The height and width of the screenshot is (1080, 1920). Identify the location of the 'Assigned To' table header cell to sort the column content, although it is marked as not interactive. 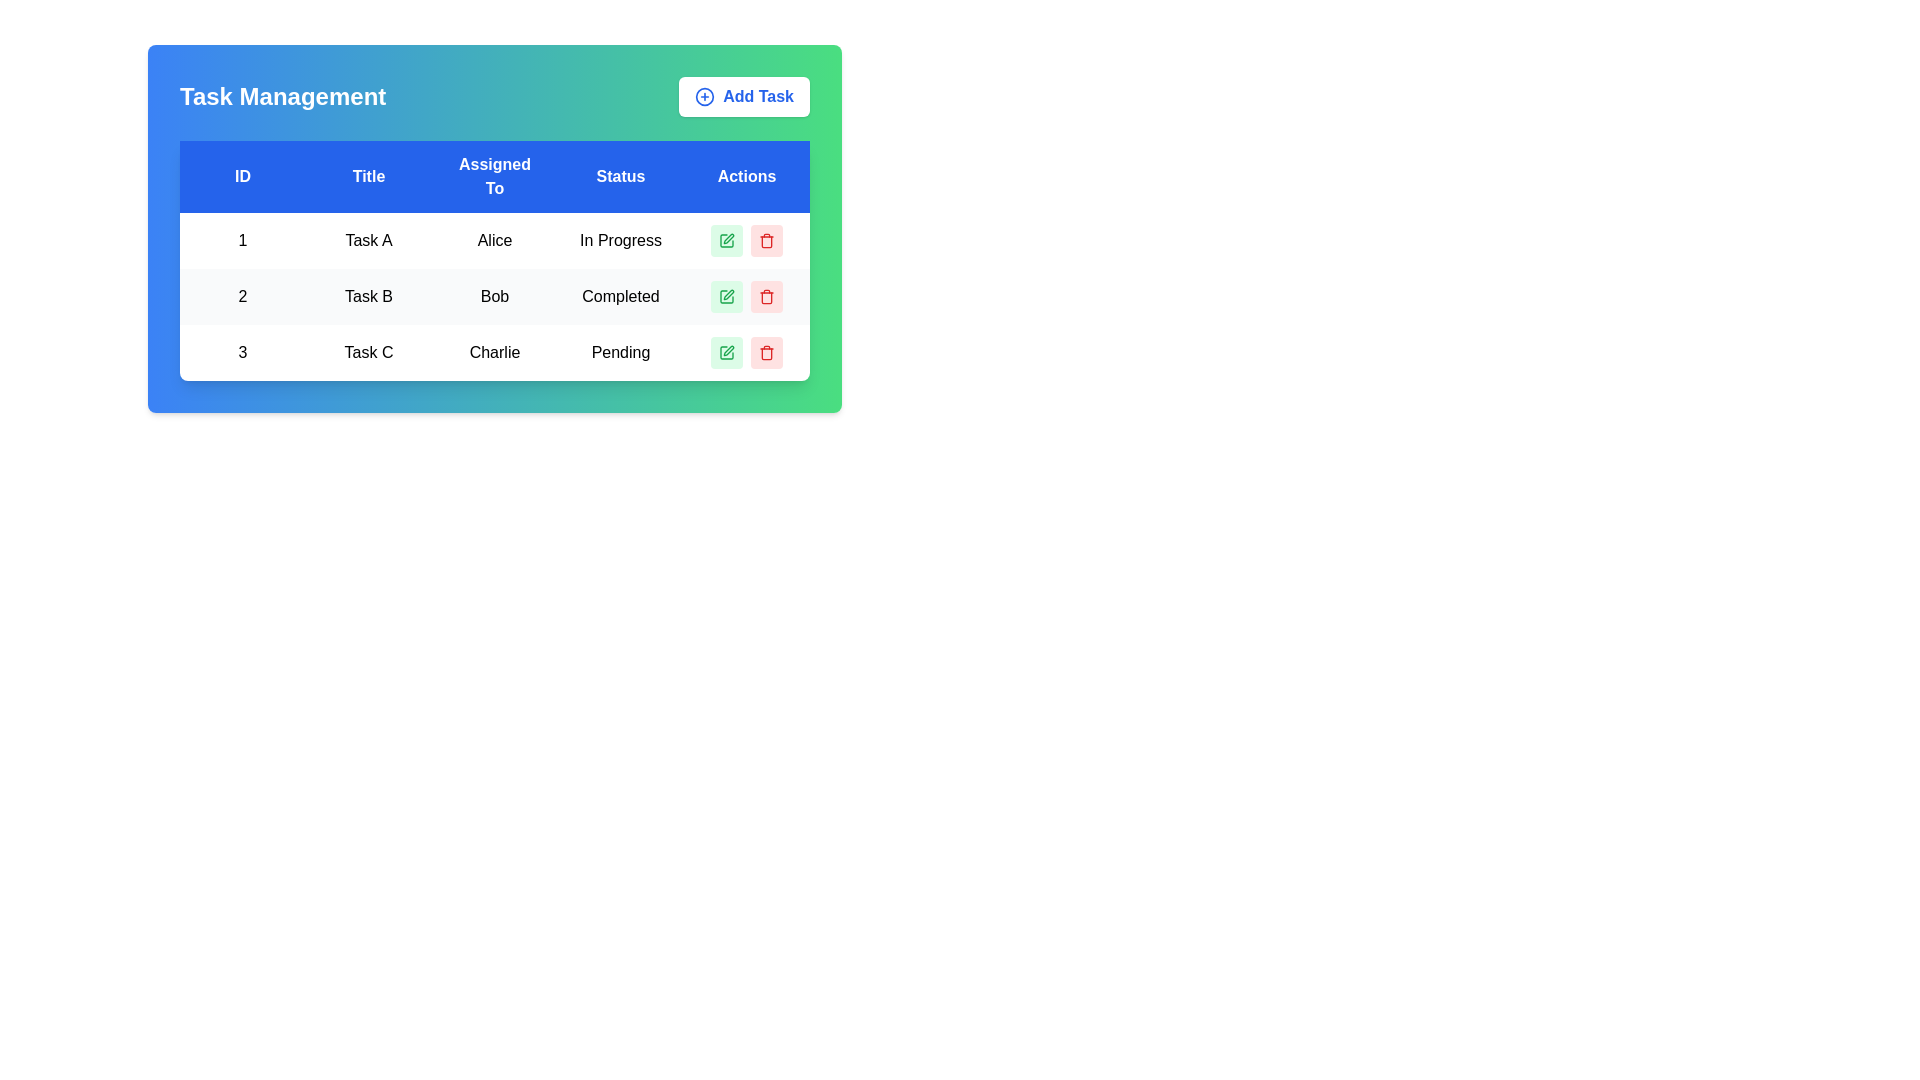
(494, 176).